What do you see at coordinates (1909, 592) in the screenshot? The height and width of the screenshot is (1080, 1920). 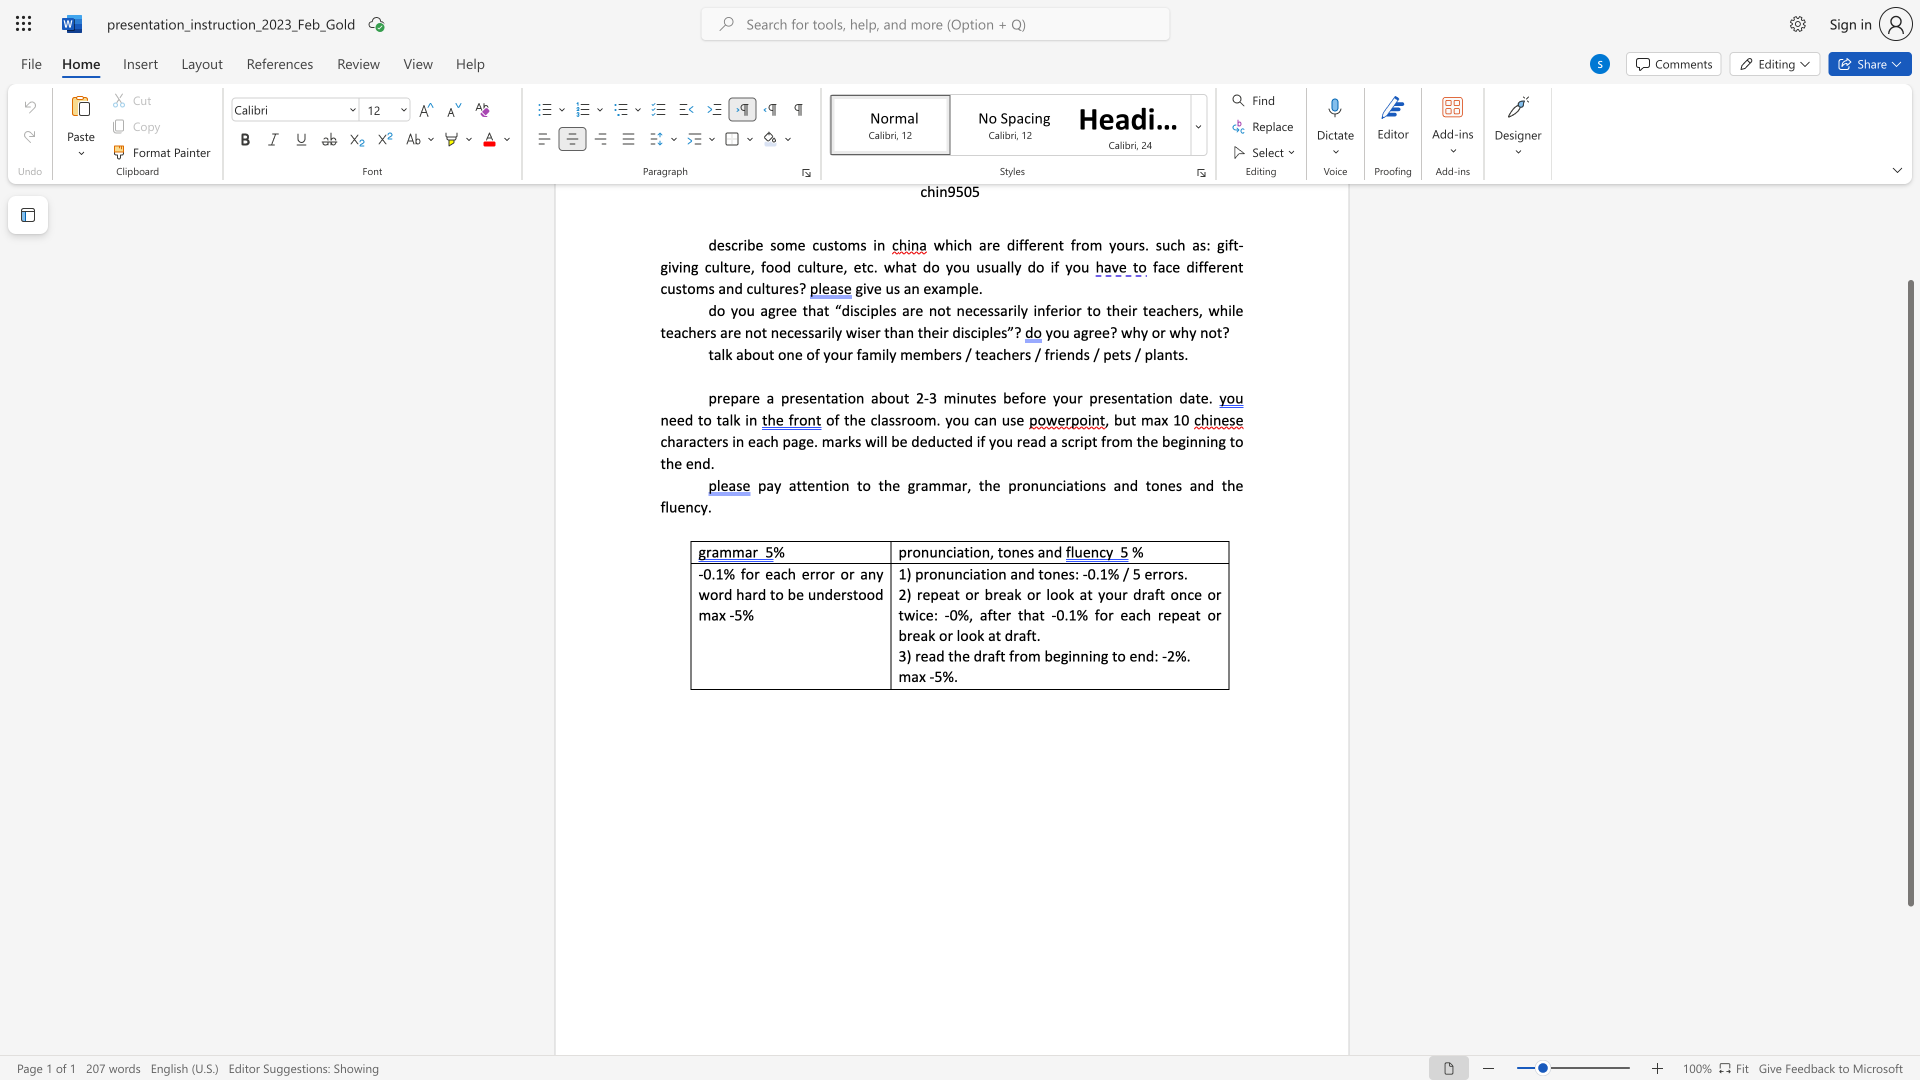 I see `the scrollbar and move up 20 pixels` at bounding box center [1909, 592].